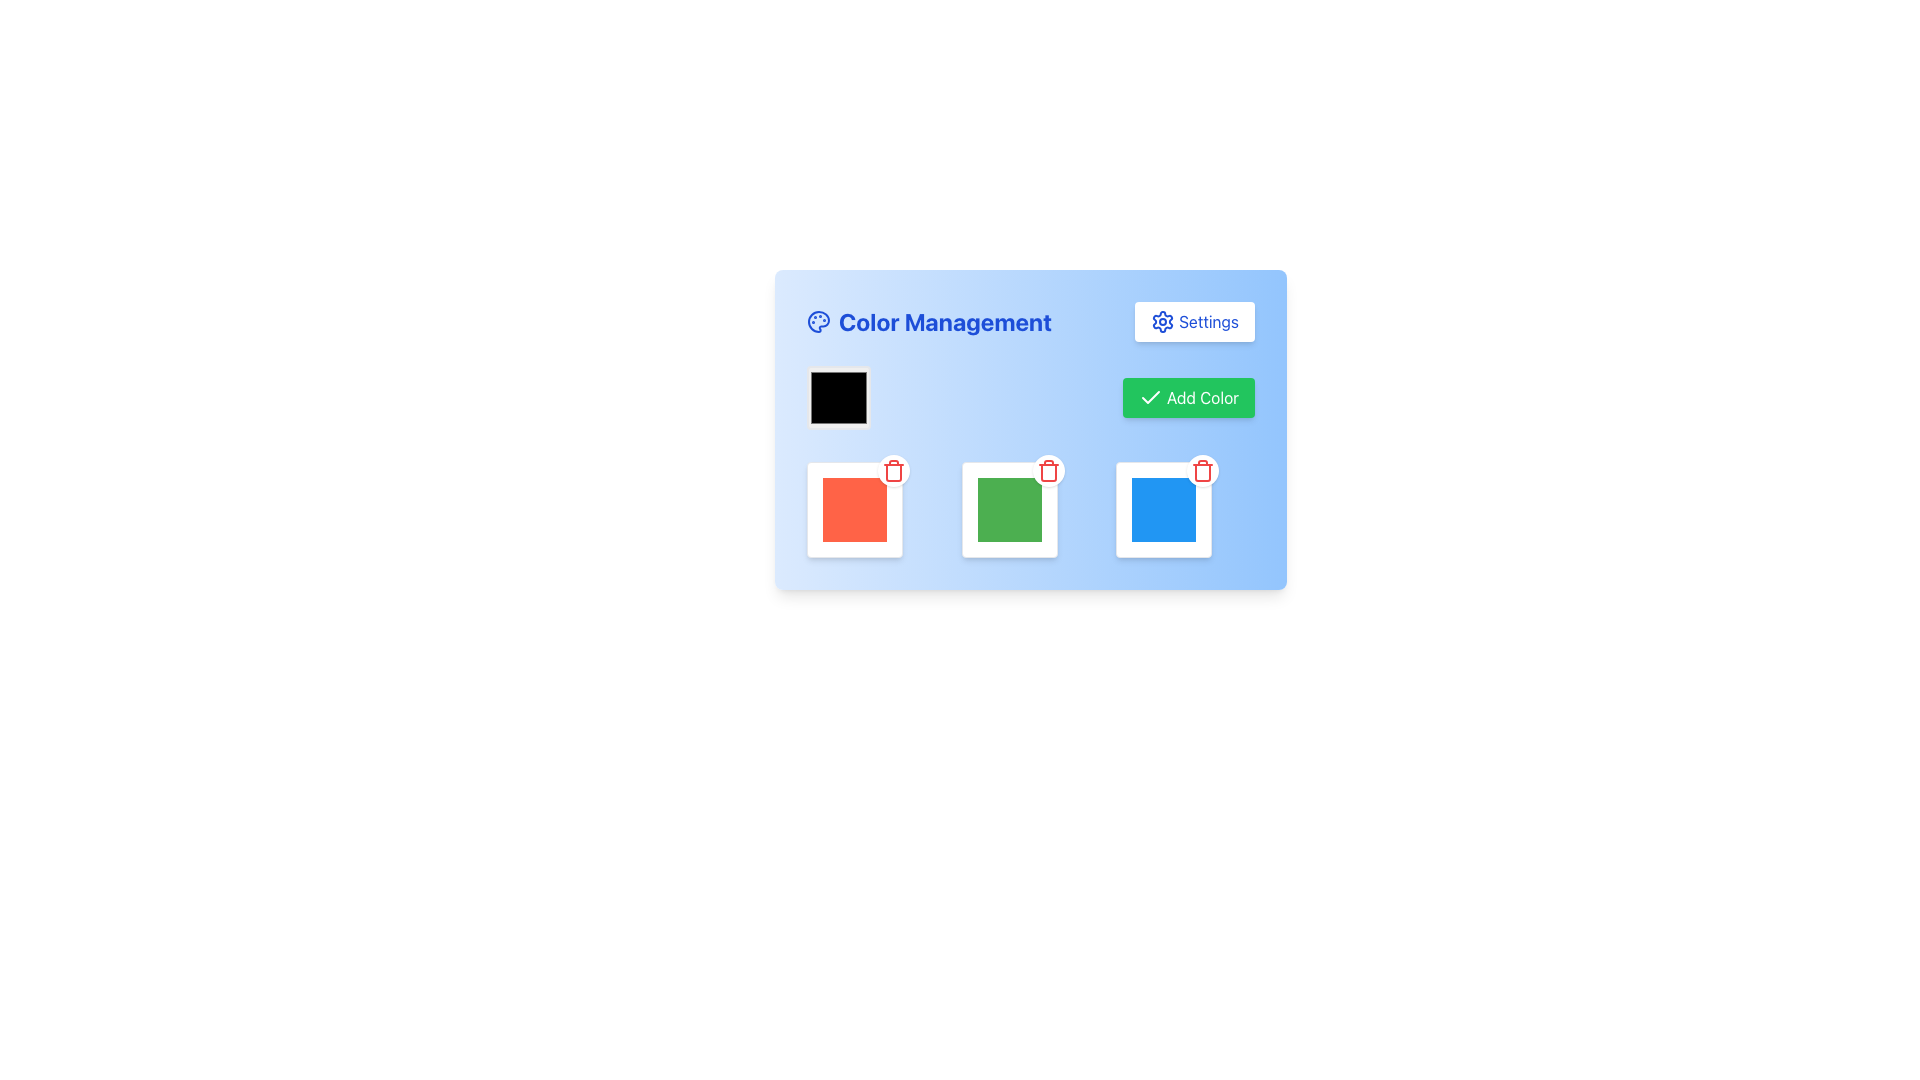 The height and width of the screenshot is (1080, 1920). Describe the element at coordinates (1031, 508) in the screenshot. I see `the second color block frame` at that location.